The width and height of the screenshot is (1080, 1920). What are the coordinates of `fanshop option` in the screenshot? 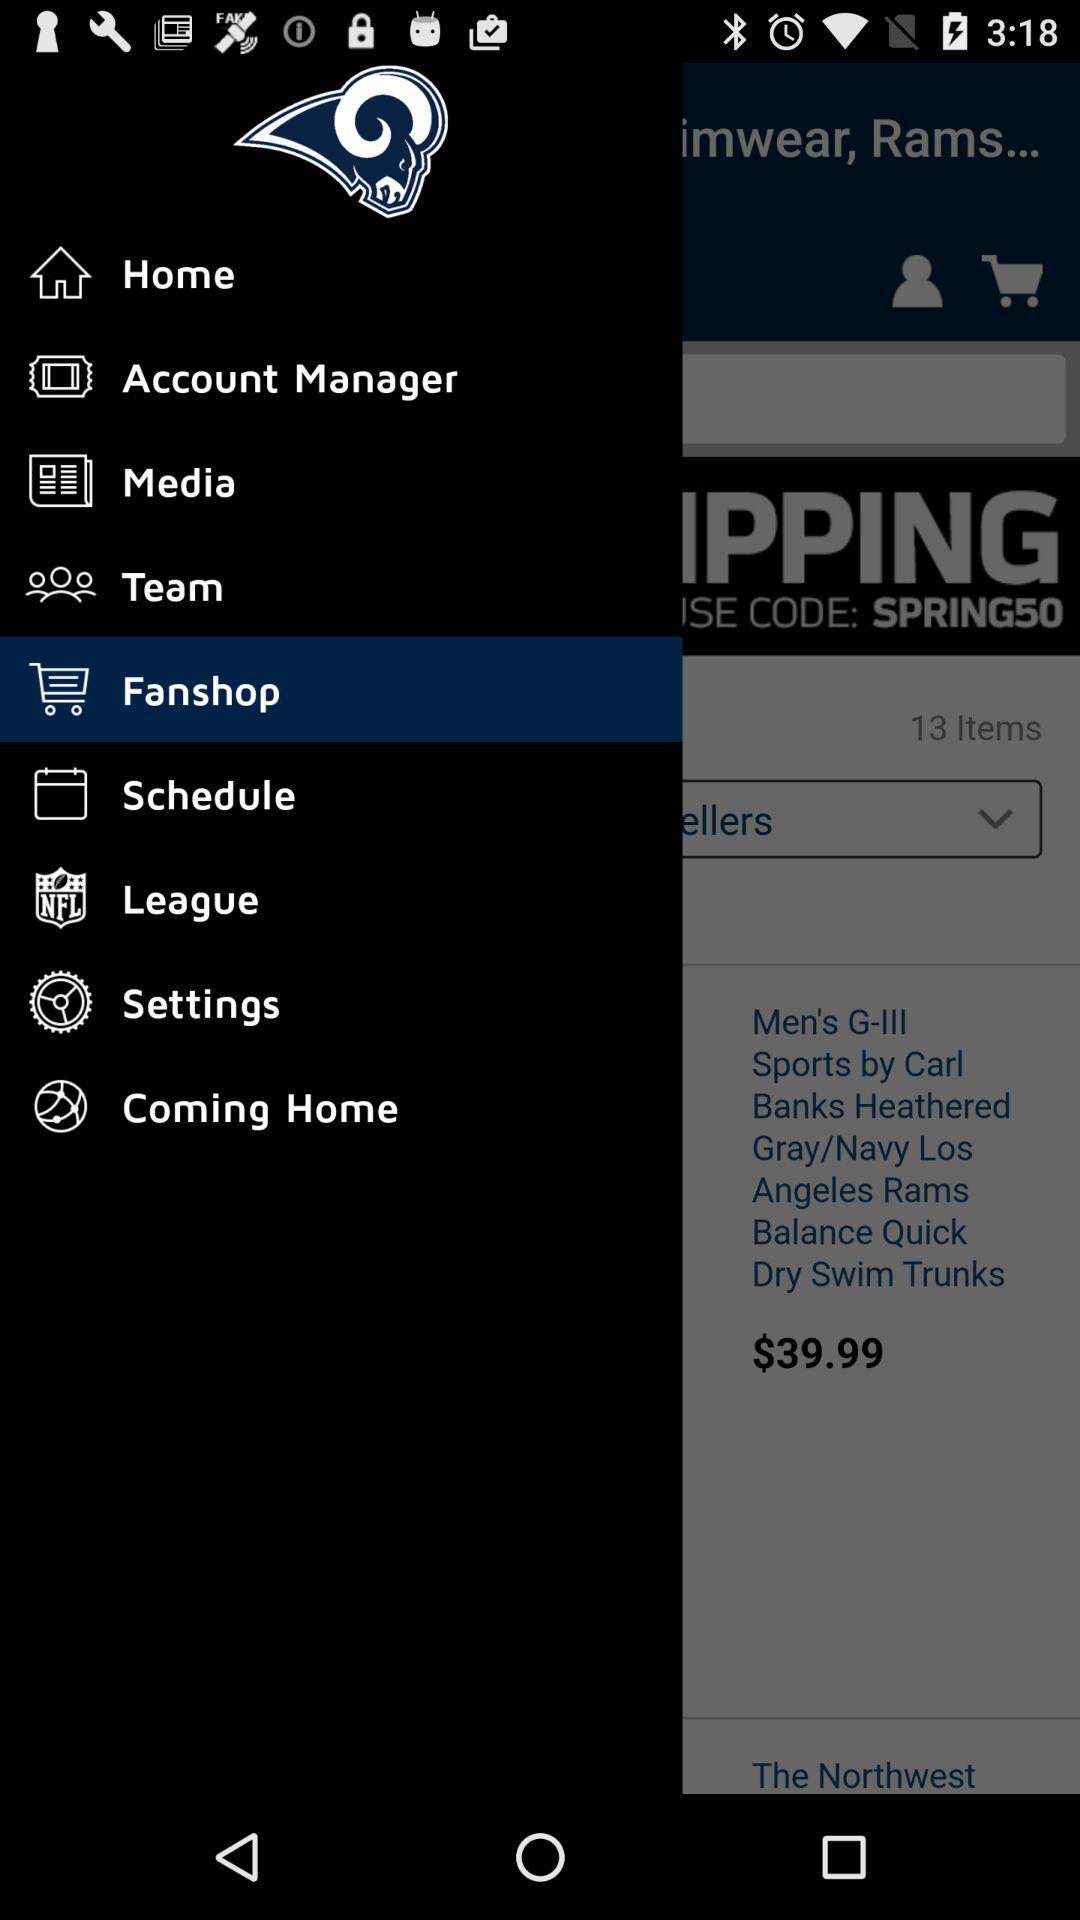 It's located at (72, 135).